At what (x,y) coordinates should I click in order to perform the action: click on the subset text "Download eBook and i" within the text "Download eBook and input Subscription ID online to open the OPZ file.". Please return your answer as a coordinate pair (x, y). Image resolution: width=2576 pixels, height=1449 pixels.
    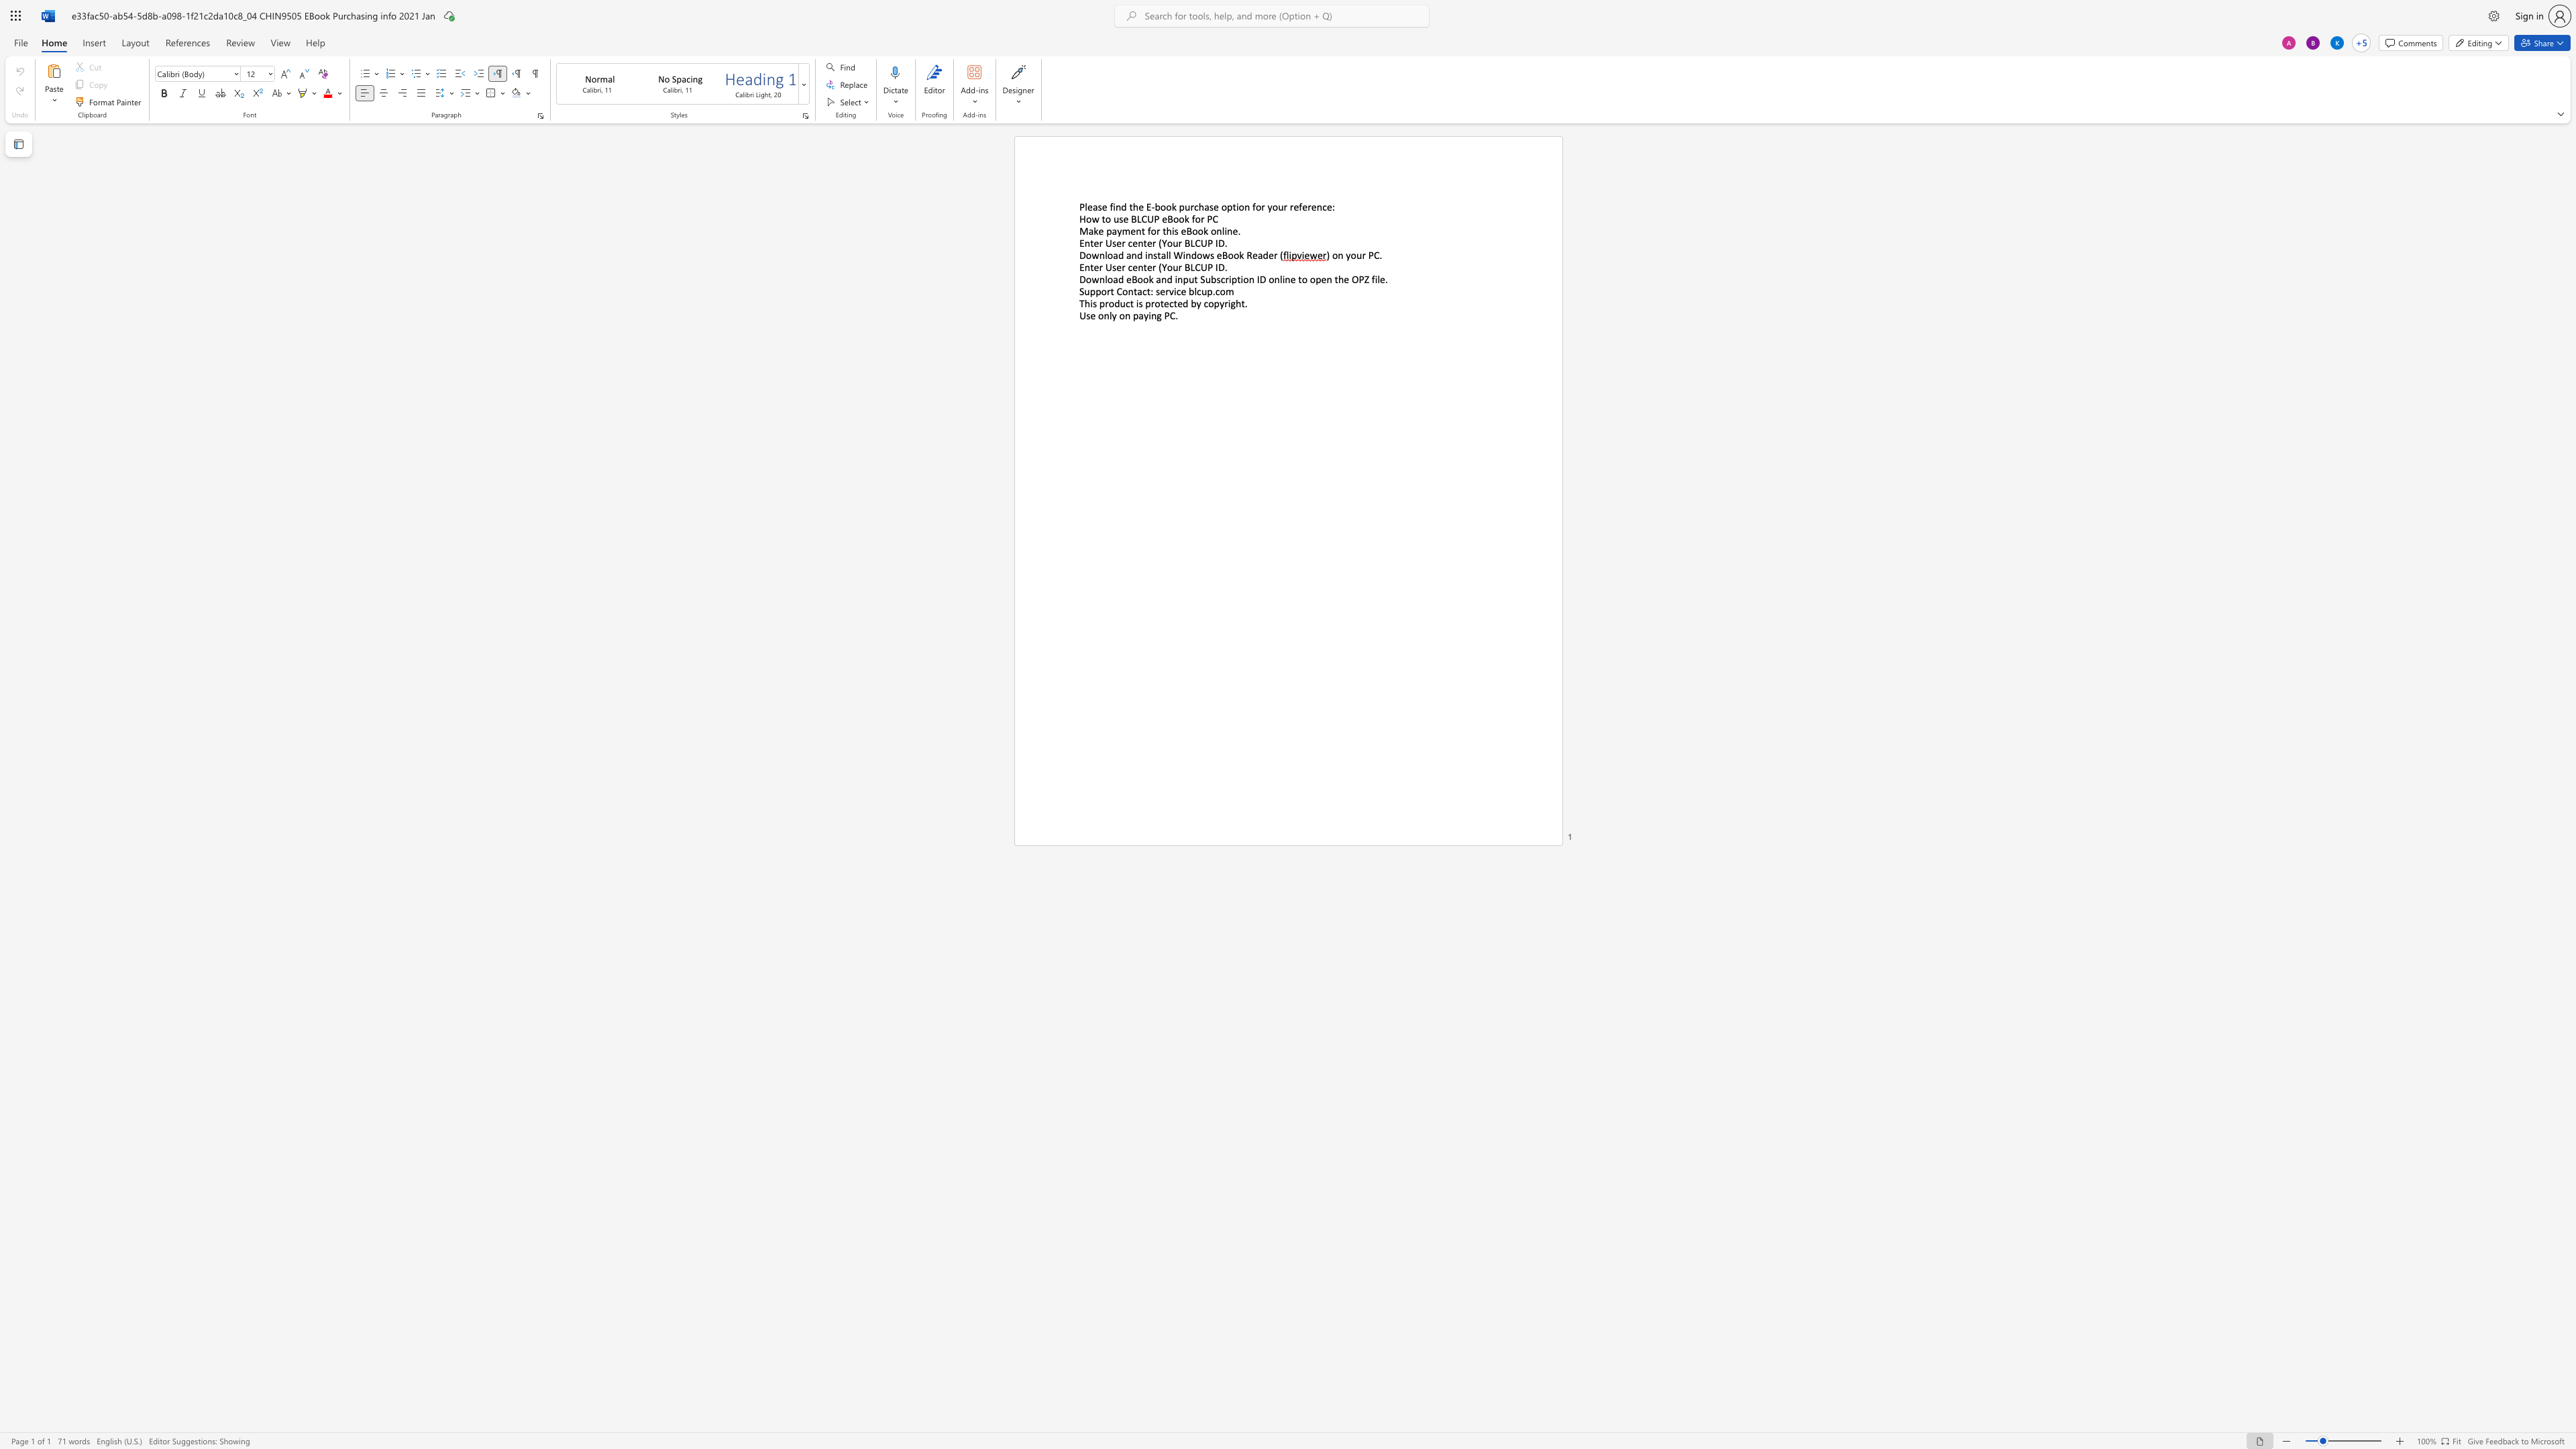
    Looking at the image, I should click on (1079, 278).